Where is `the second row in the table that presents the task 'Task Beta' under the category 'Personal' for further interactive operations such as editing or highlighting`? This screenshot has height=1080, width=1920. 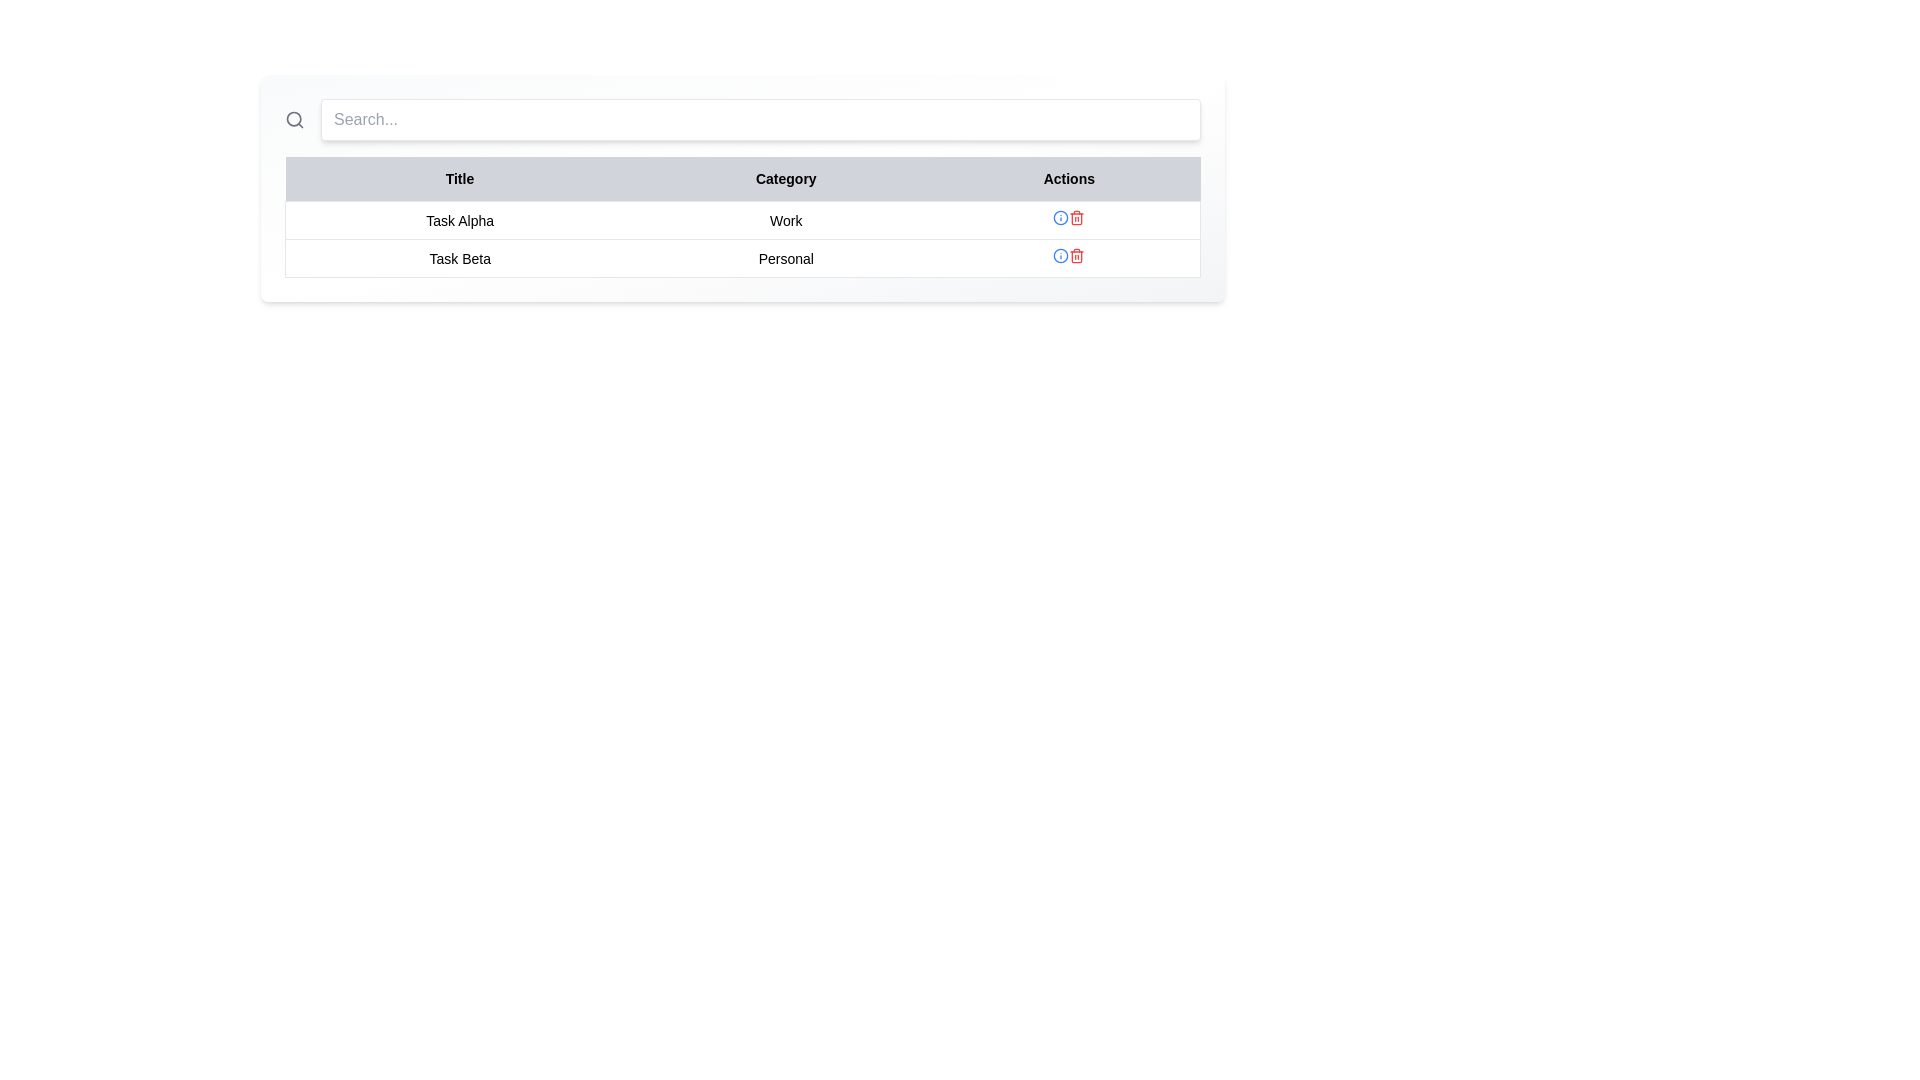
the second row in the table that presents the task 'Task Beta' under the category 'Personal' for further interactive operations such as editing or highlighting is located at coordinates (742, 257).